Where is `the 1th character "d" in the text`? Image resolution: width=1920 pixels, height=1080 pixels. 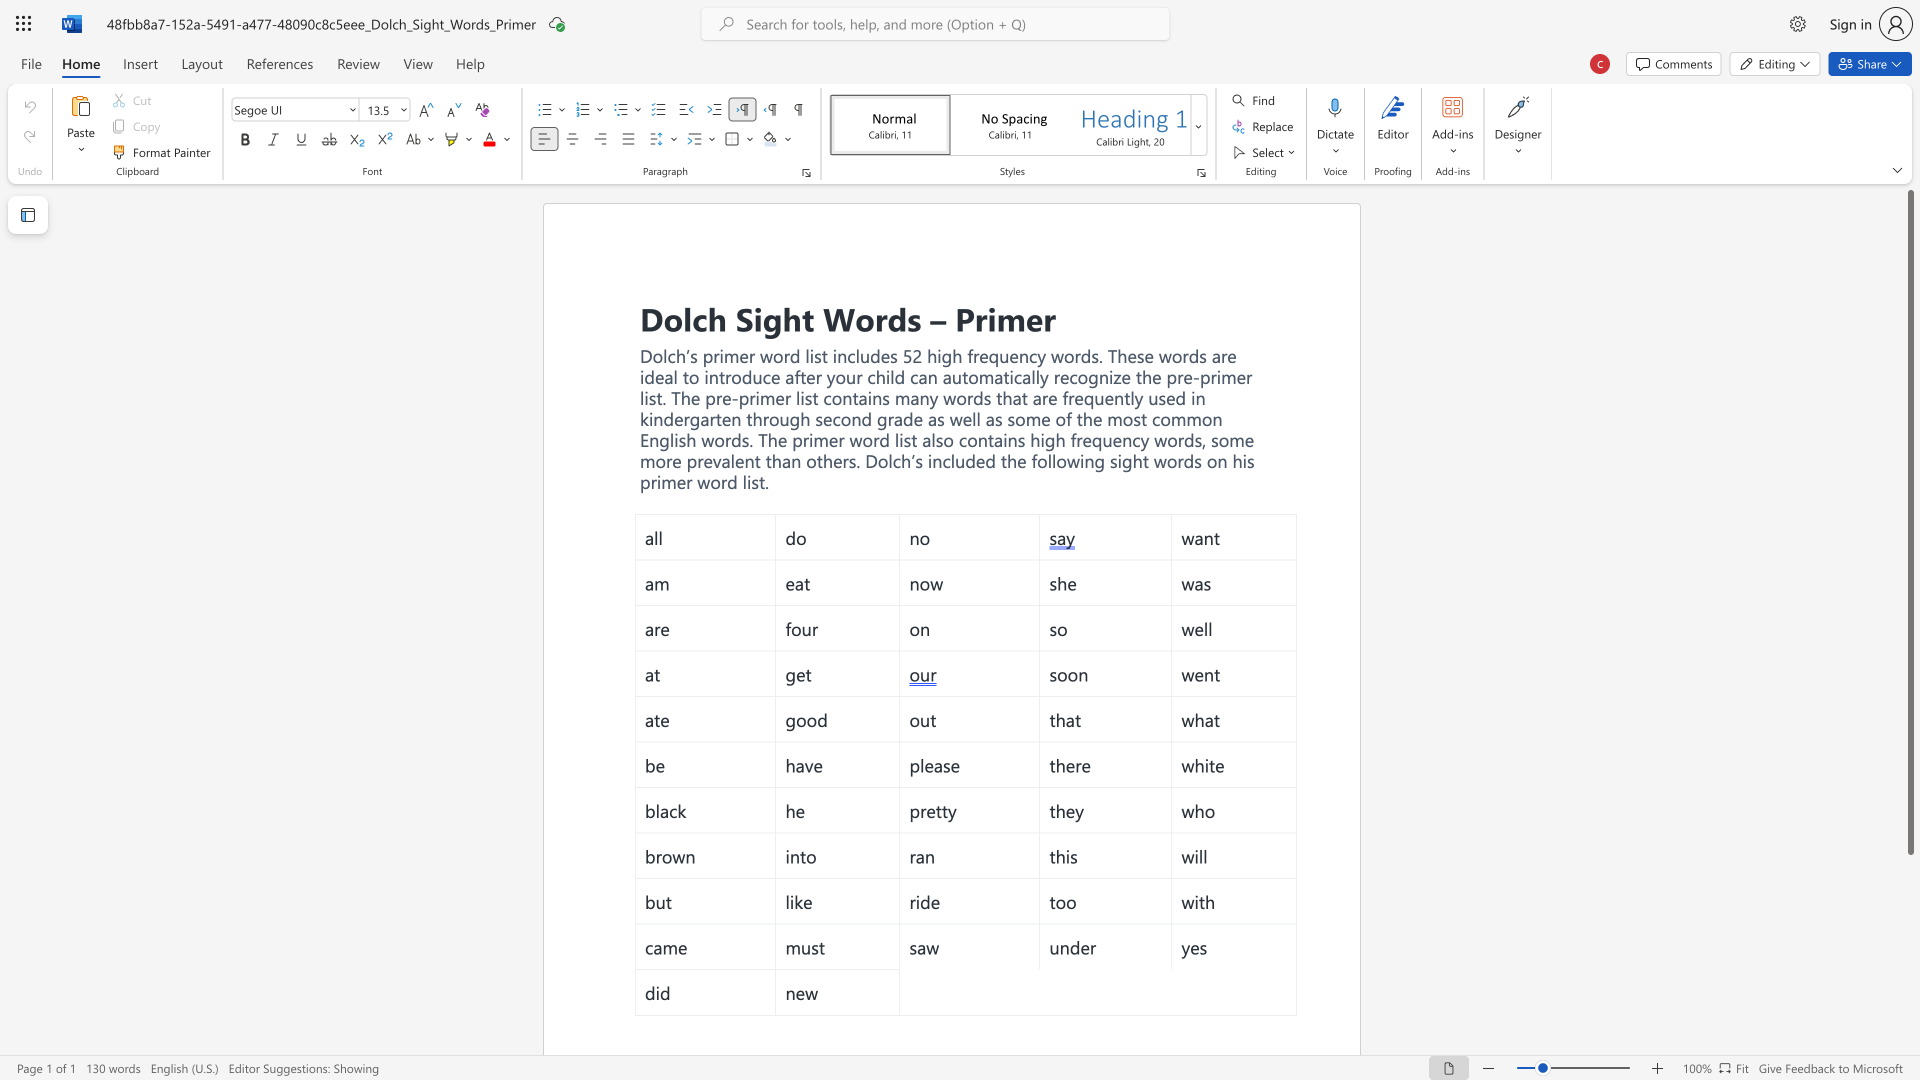 the 1th character "d" in the text is located at coordinates (896, 317).